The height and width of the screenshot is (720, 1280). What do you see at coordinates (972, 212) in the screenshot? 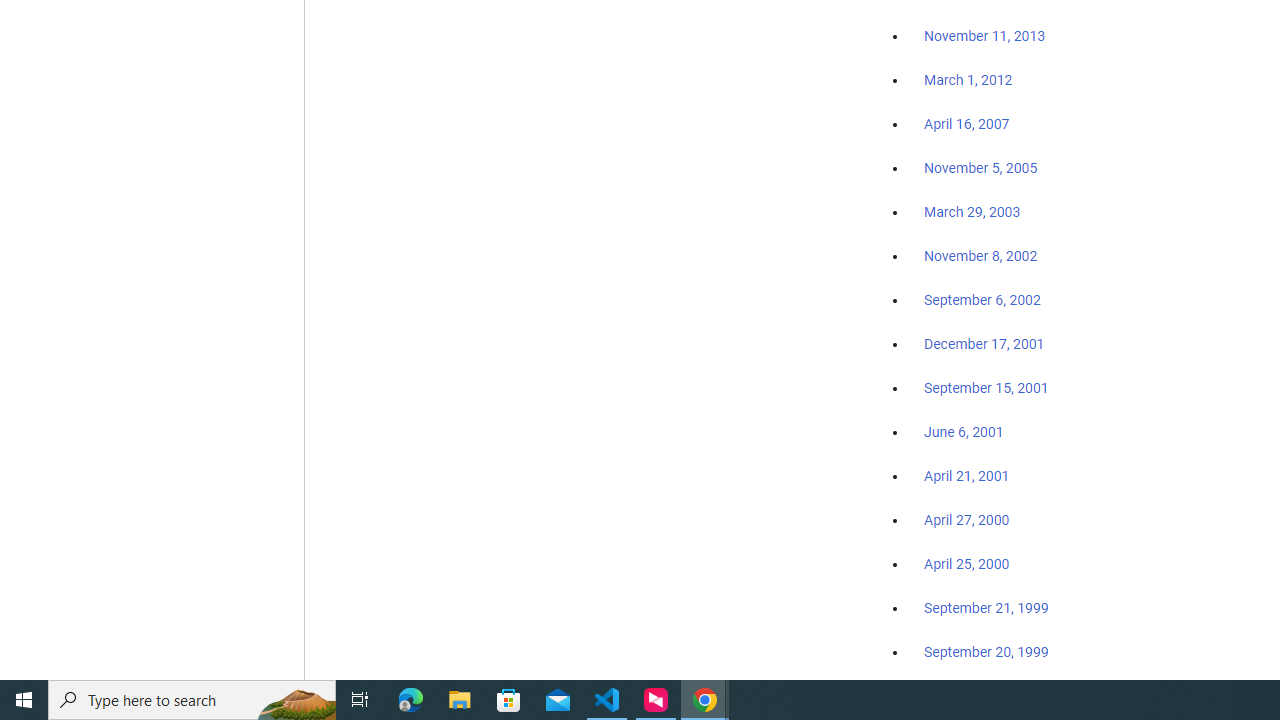
I see `'March 29, 2003'` at bounding box center [972, 212].